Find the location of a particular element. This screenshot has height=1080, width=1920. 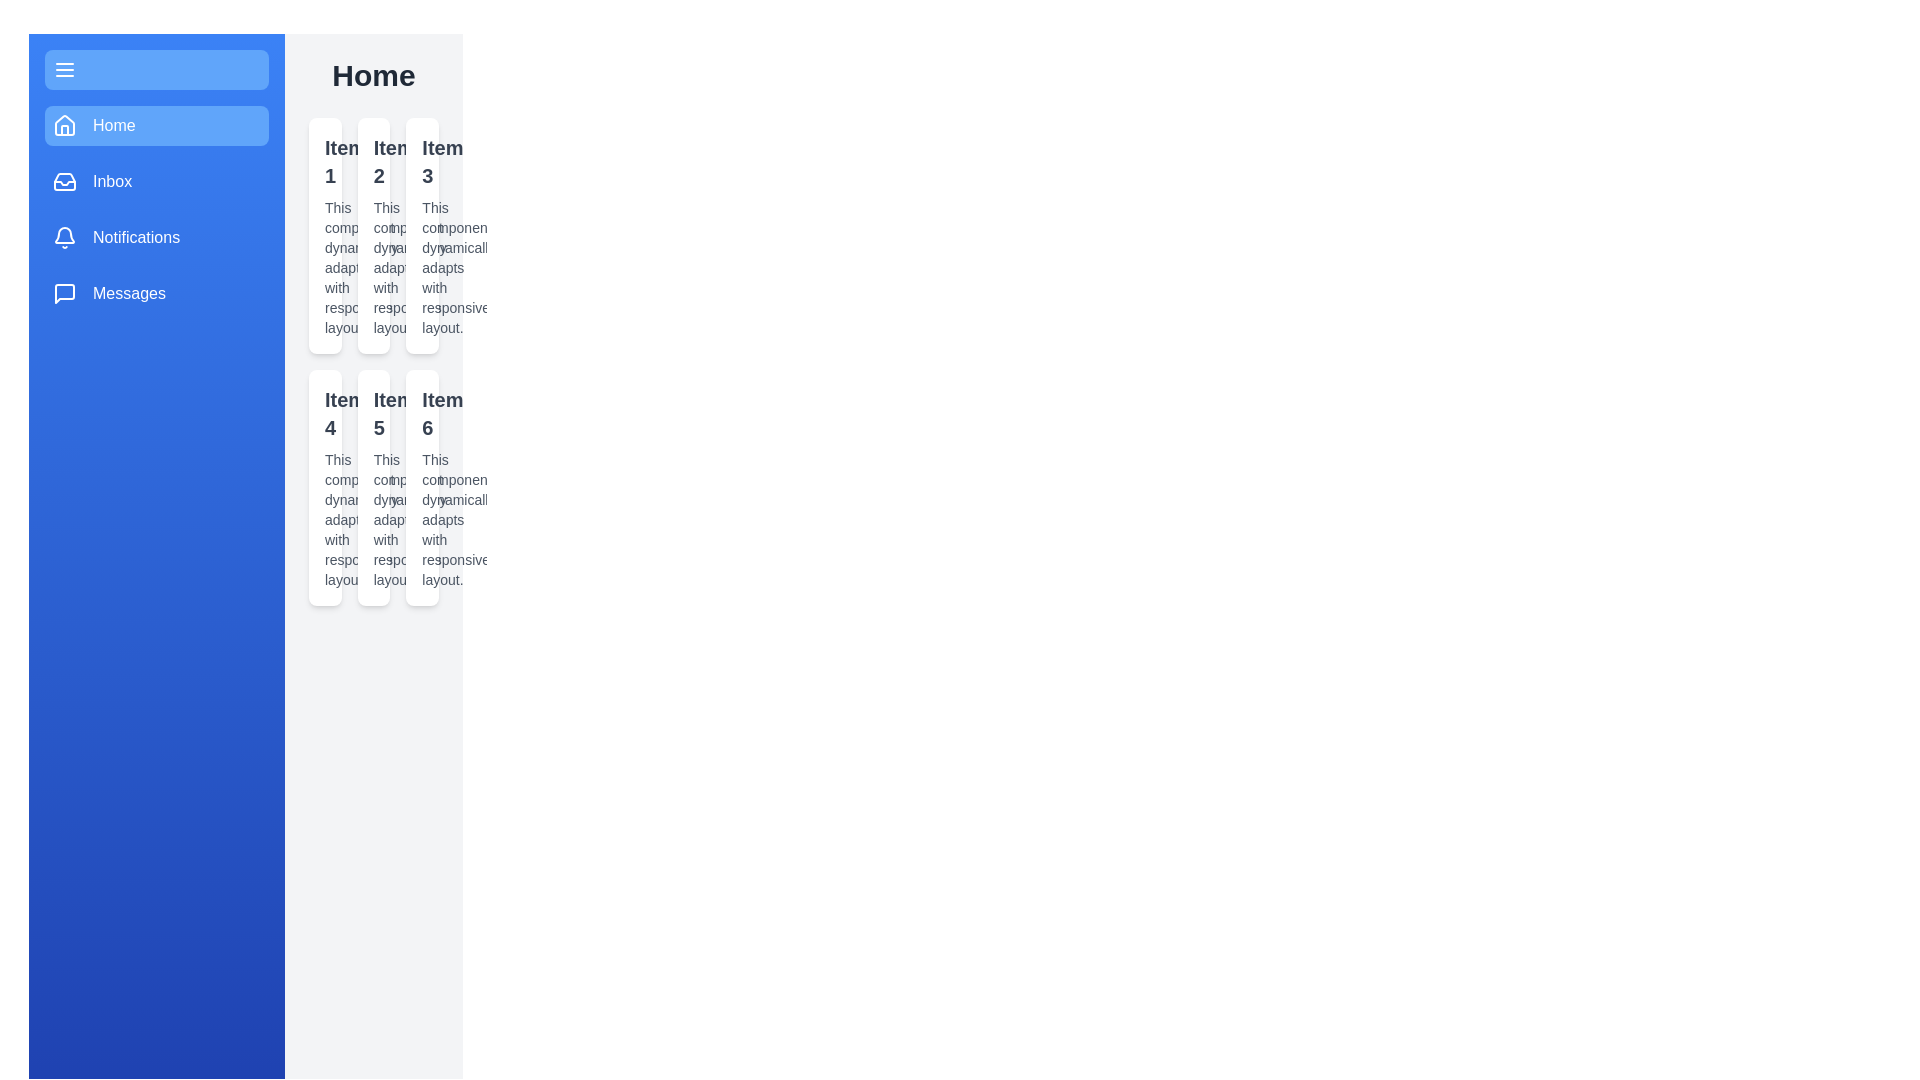

the house icon in the navigation sidebar is located at coordinates (65, 124).